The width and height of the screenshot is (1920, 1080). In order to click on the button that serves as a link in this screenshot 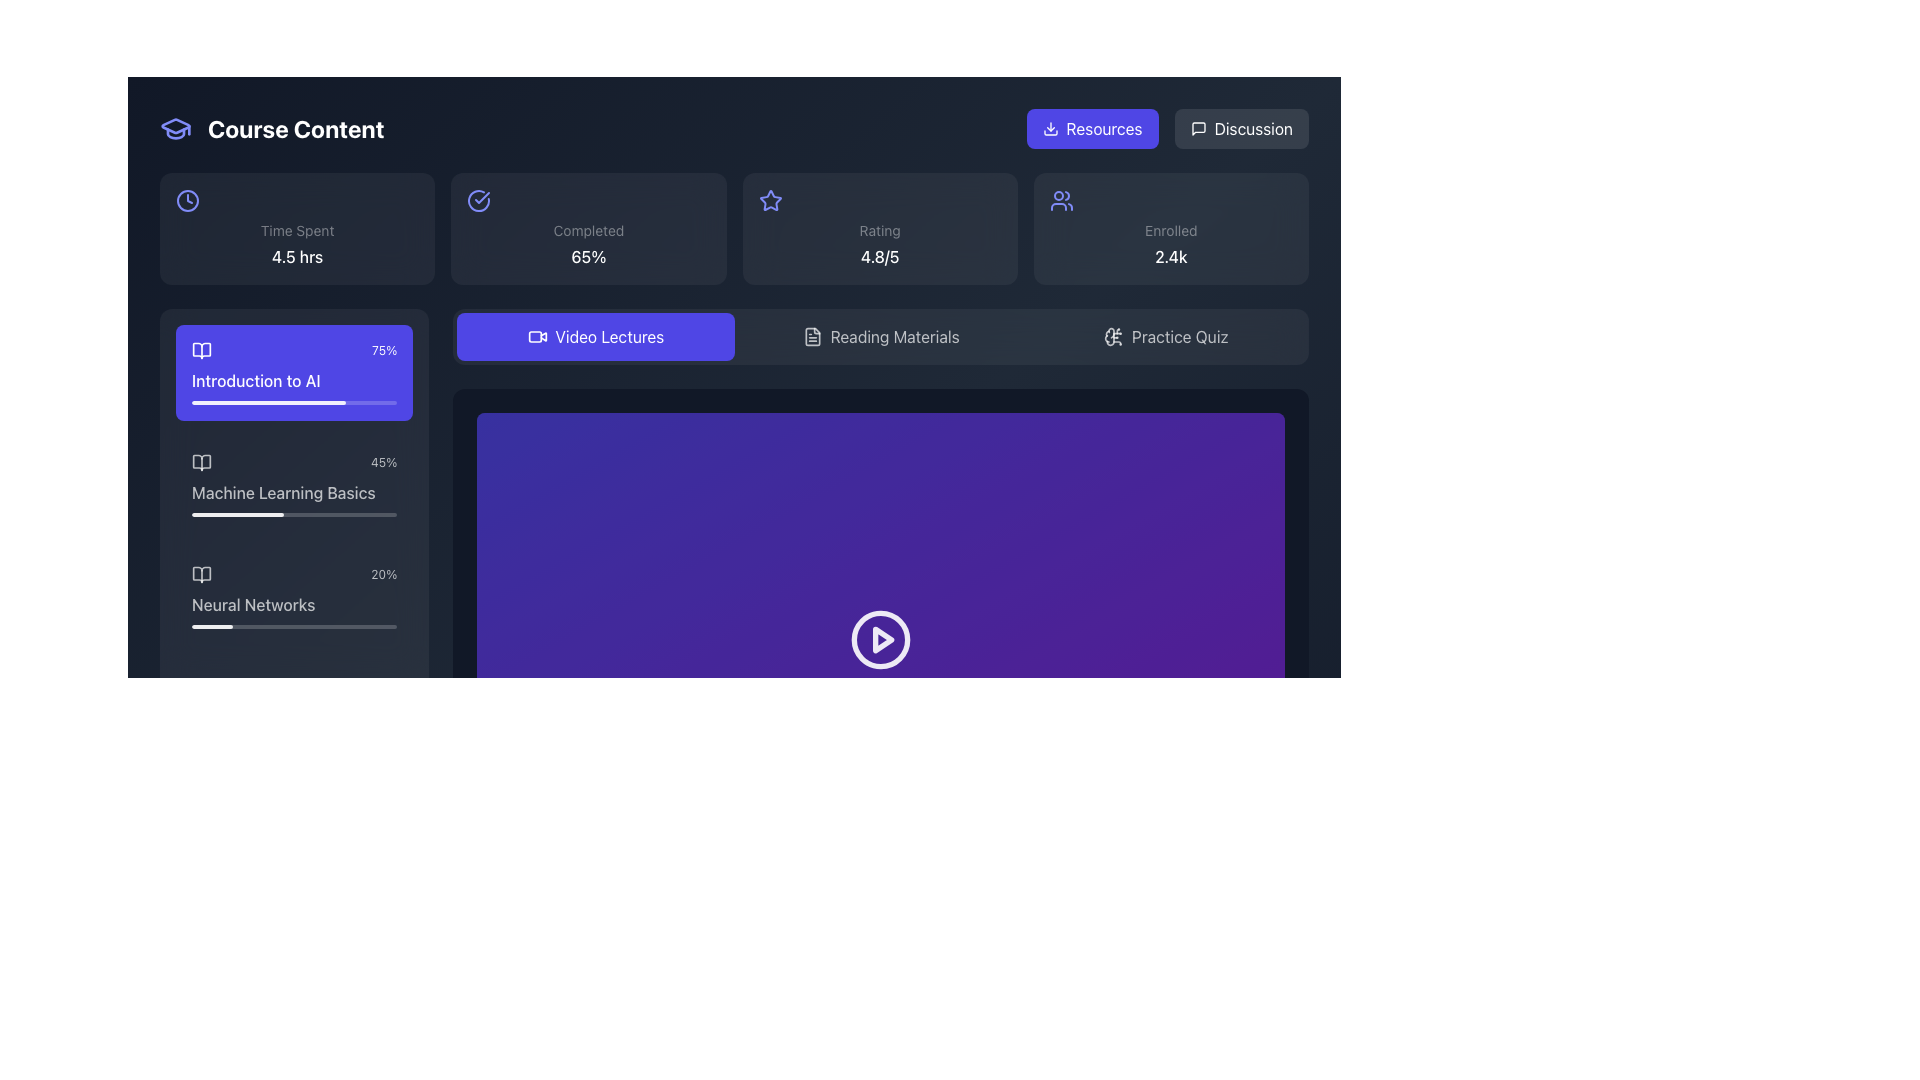, I will do `click(880, 335)`.